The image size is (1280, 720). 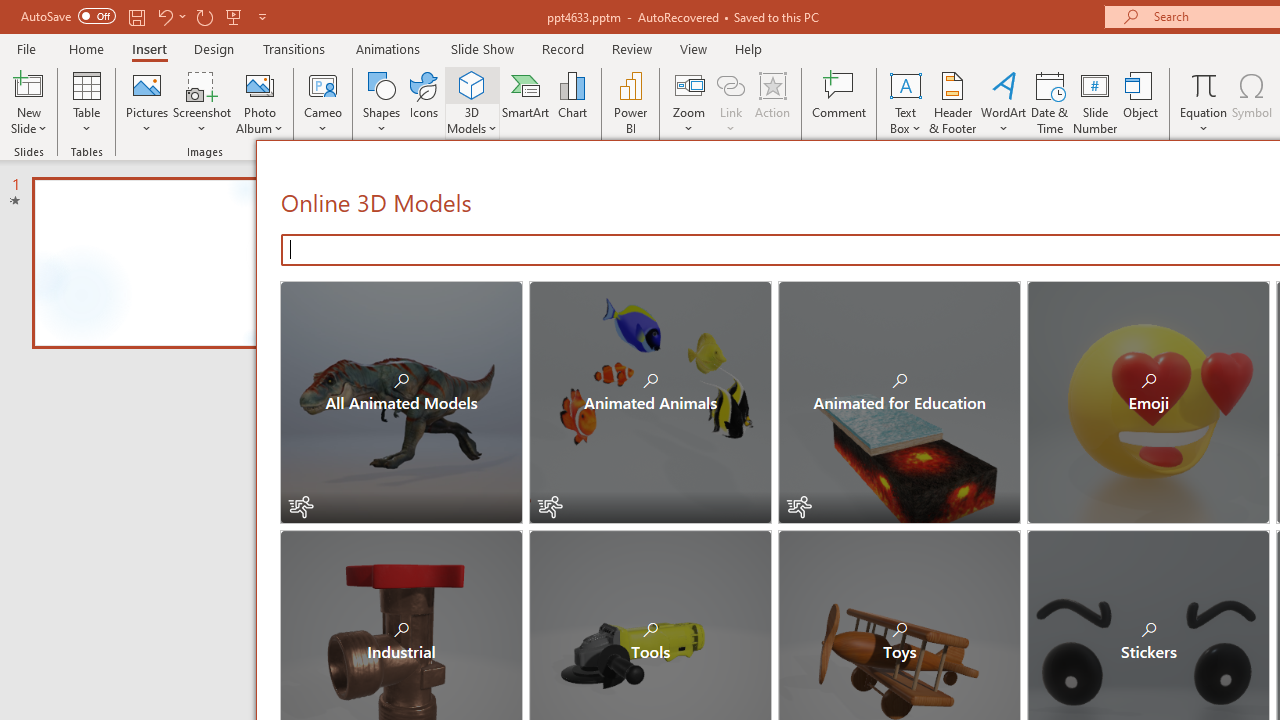 What do you see at coordinates (571, 103) in the screenshot?
I see `'Chart...'` at bounding box center [571, 103].